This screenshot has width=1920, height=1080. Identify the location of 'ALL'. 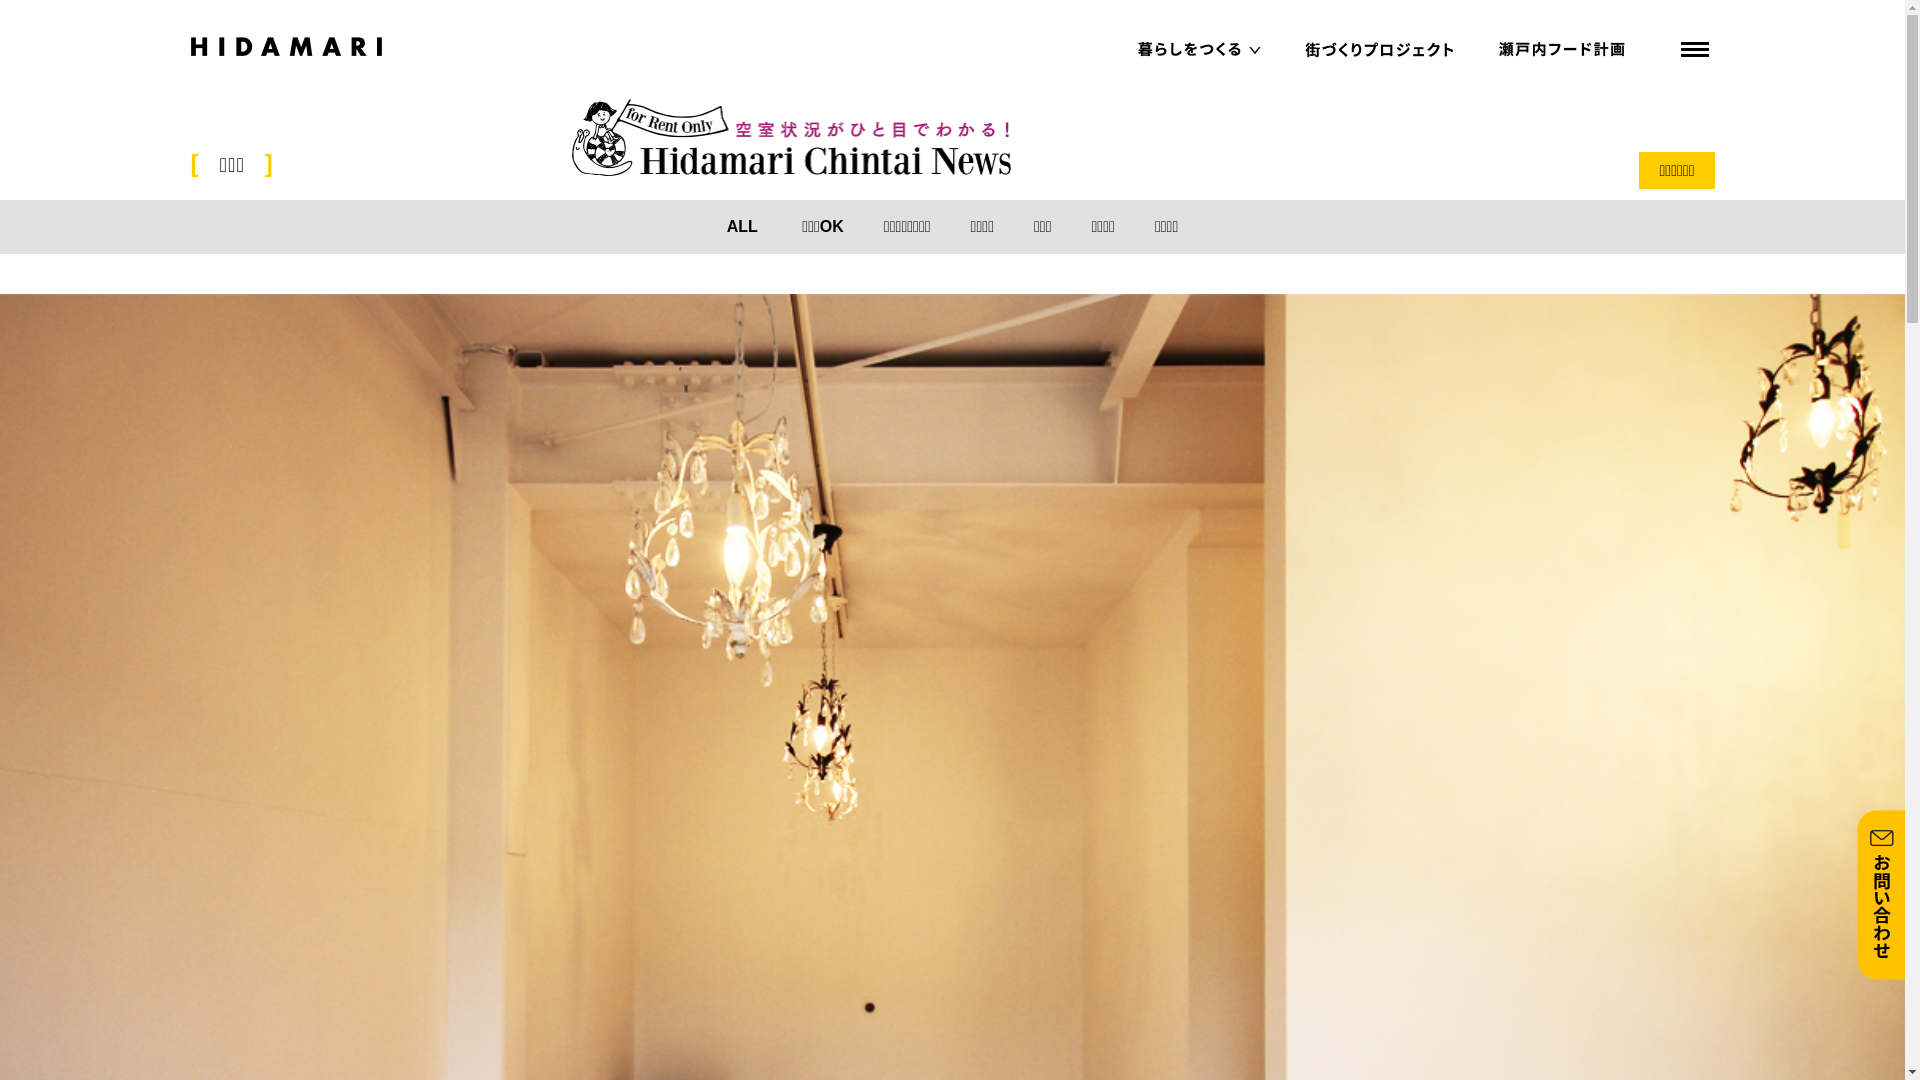
(741, 225).